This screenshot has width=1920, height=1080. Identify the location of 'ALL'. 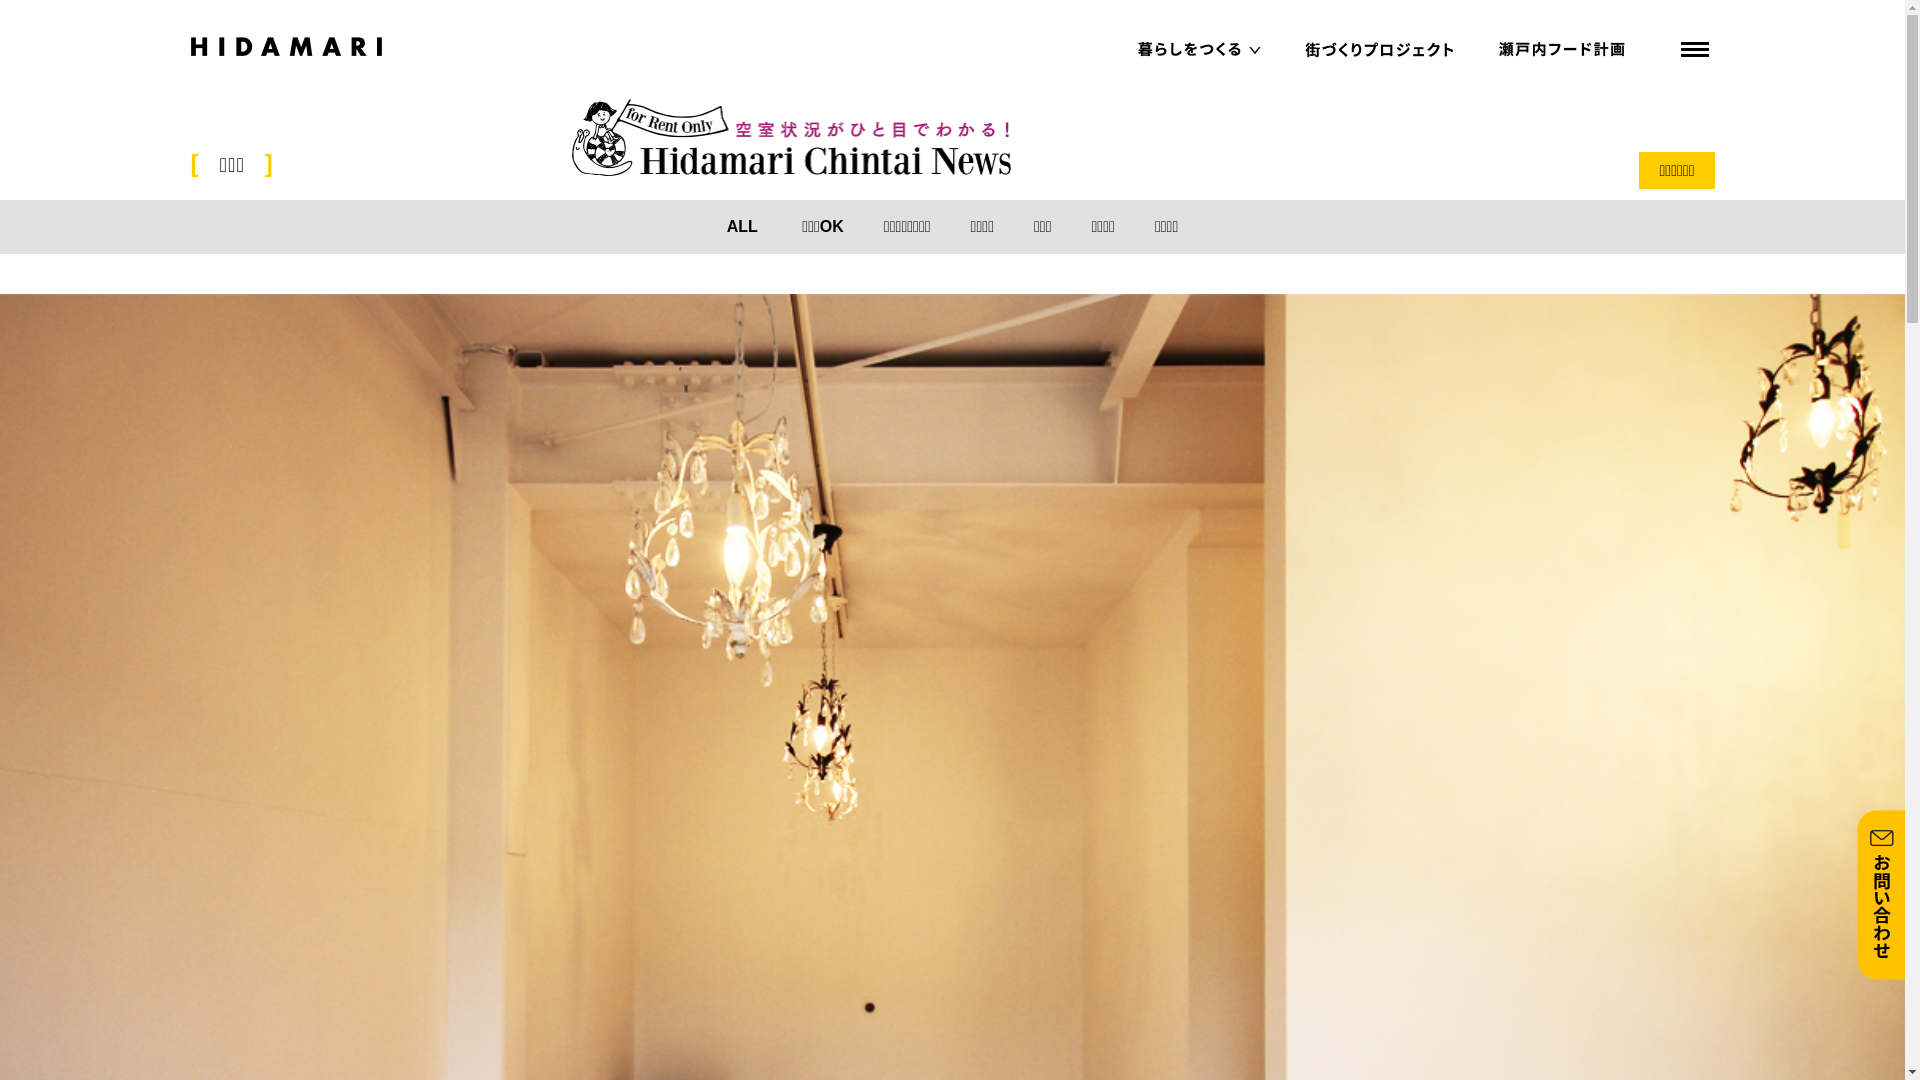
(741, 225).